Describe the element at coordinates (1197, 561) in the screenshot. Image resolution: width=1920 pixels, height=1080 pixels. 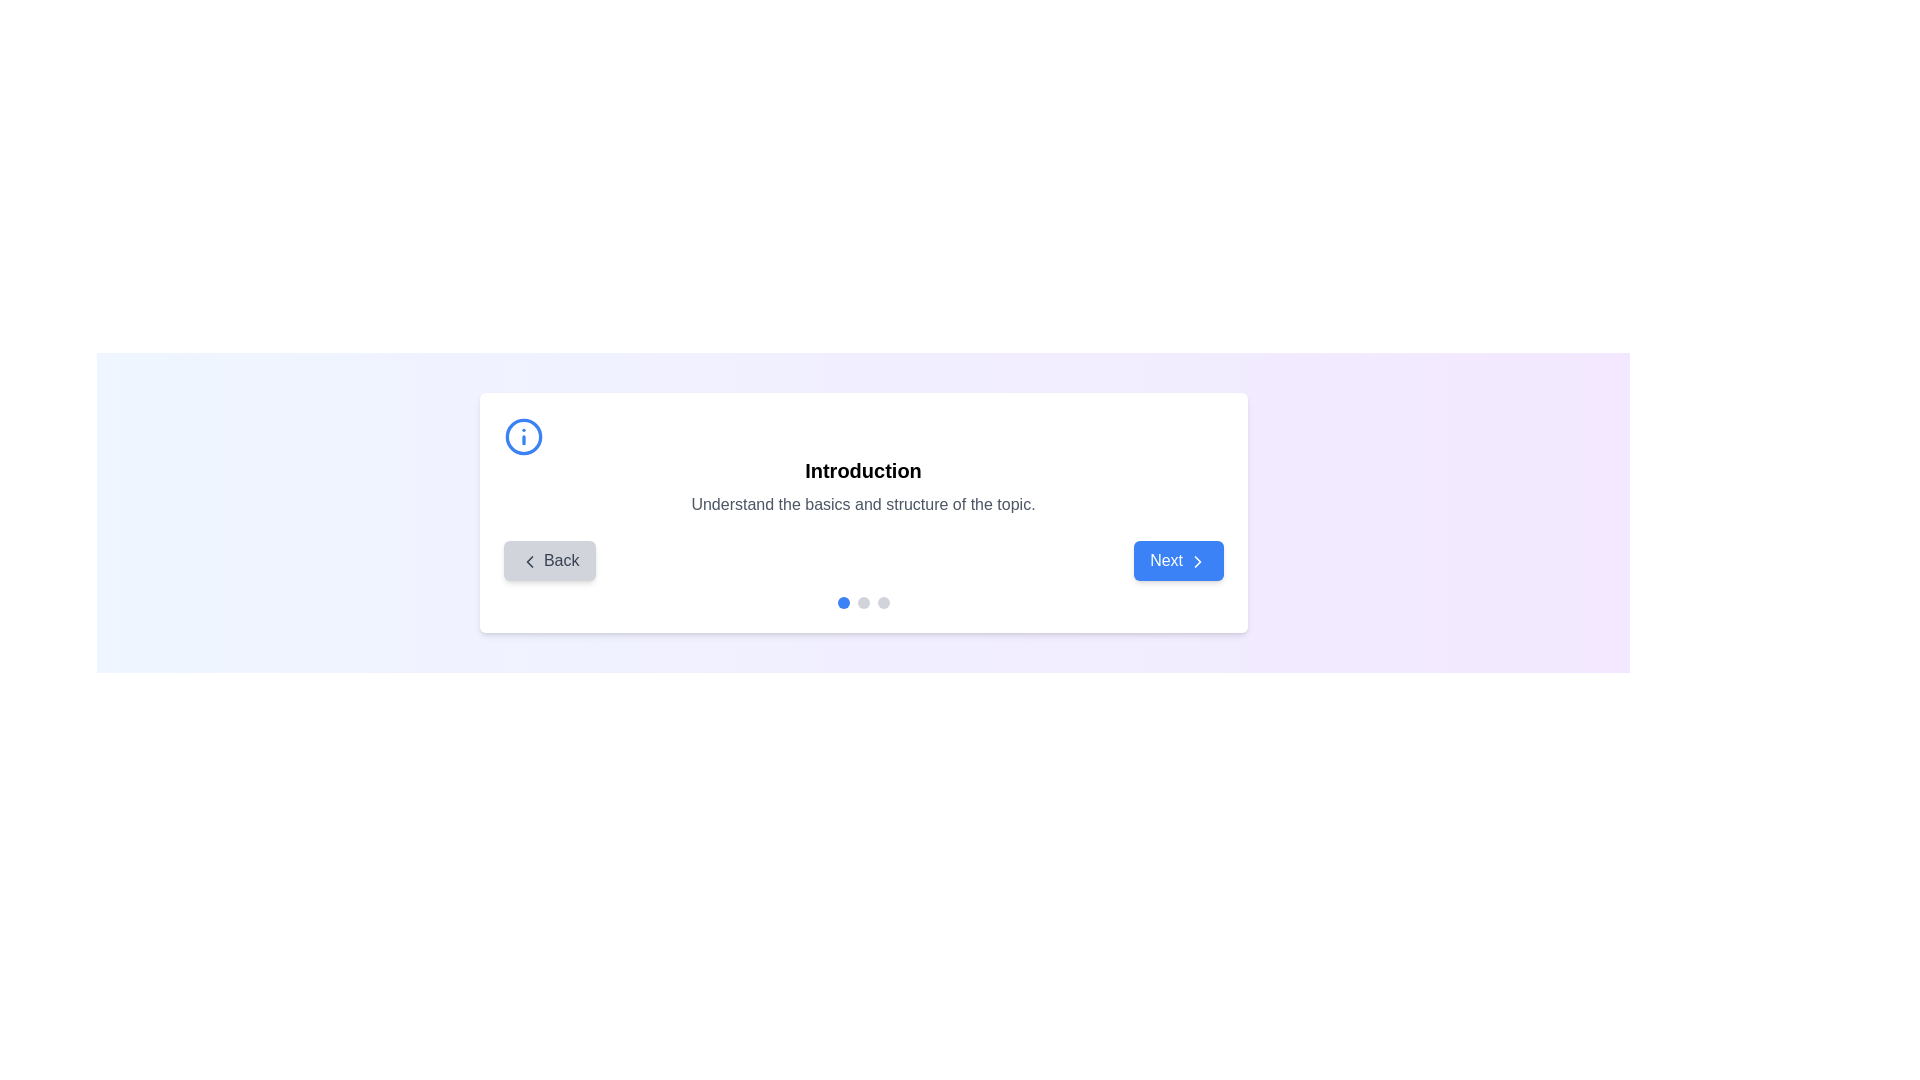
I see `the Chevron icon located at the far-right margin of the 'Next' button` at that location.